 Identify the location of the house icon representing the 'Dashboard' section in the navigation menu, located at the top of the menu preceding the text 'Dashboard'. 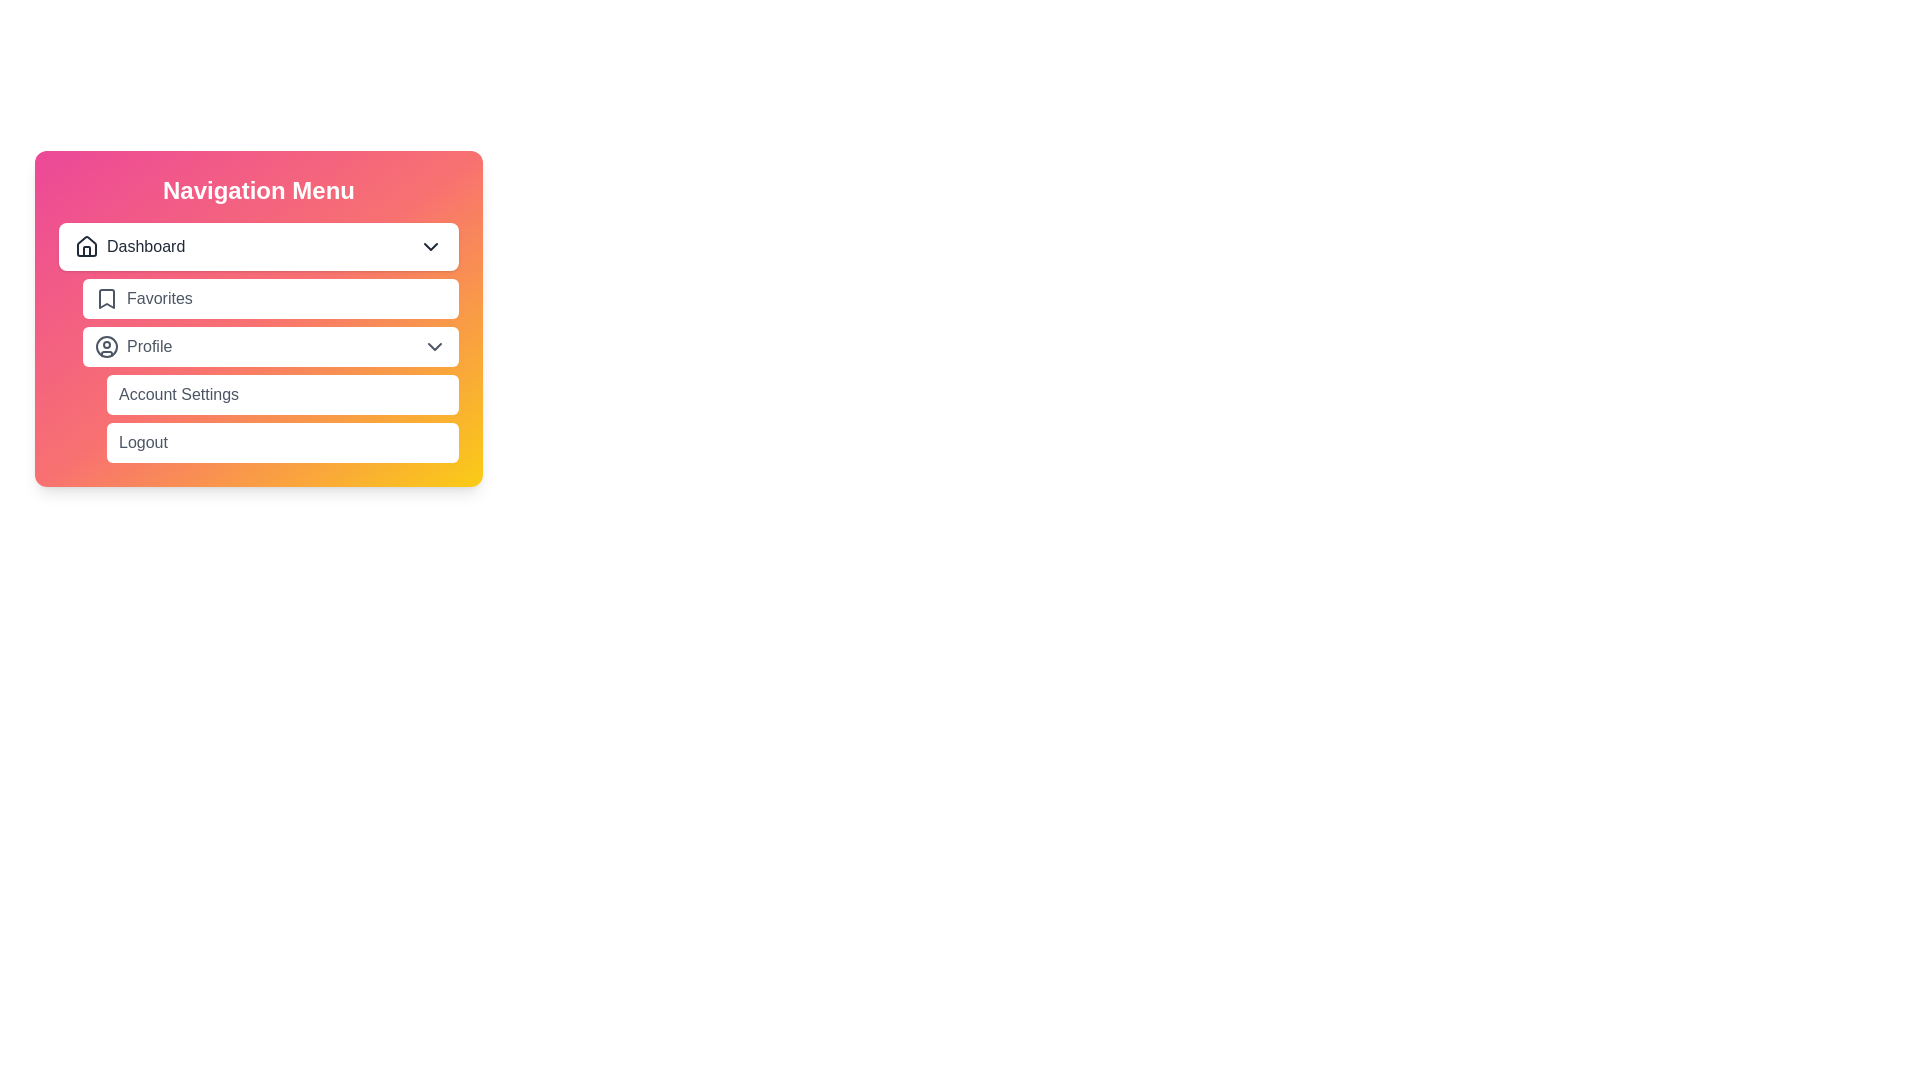
(85, 245).